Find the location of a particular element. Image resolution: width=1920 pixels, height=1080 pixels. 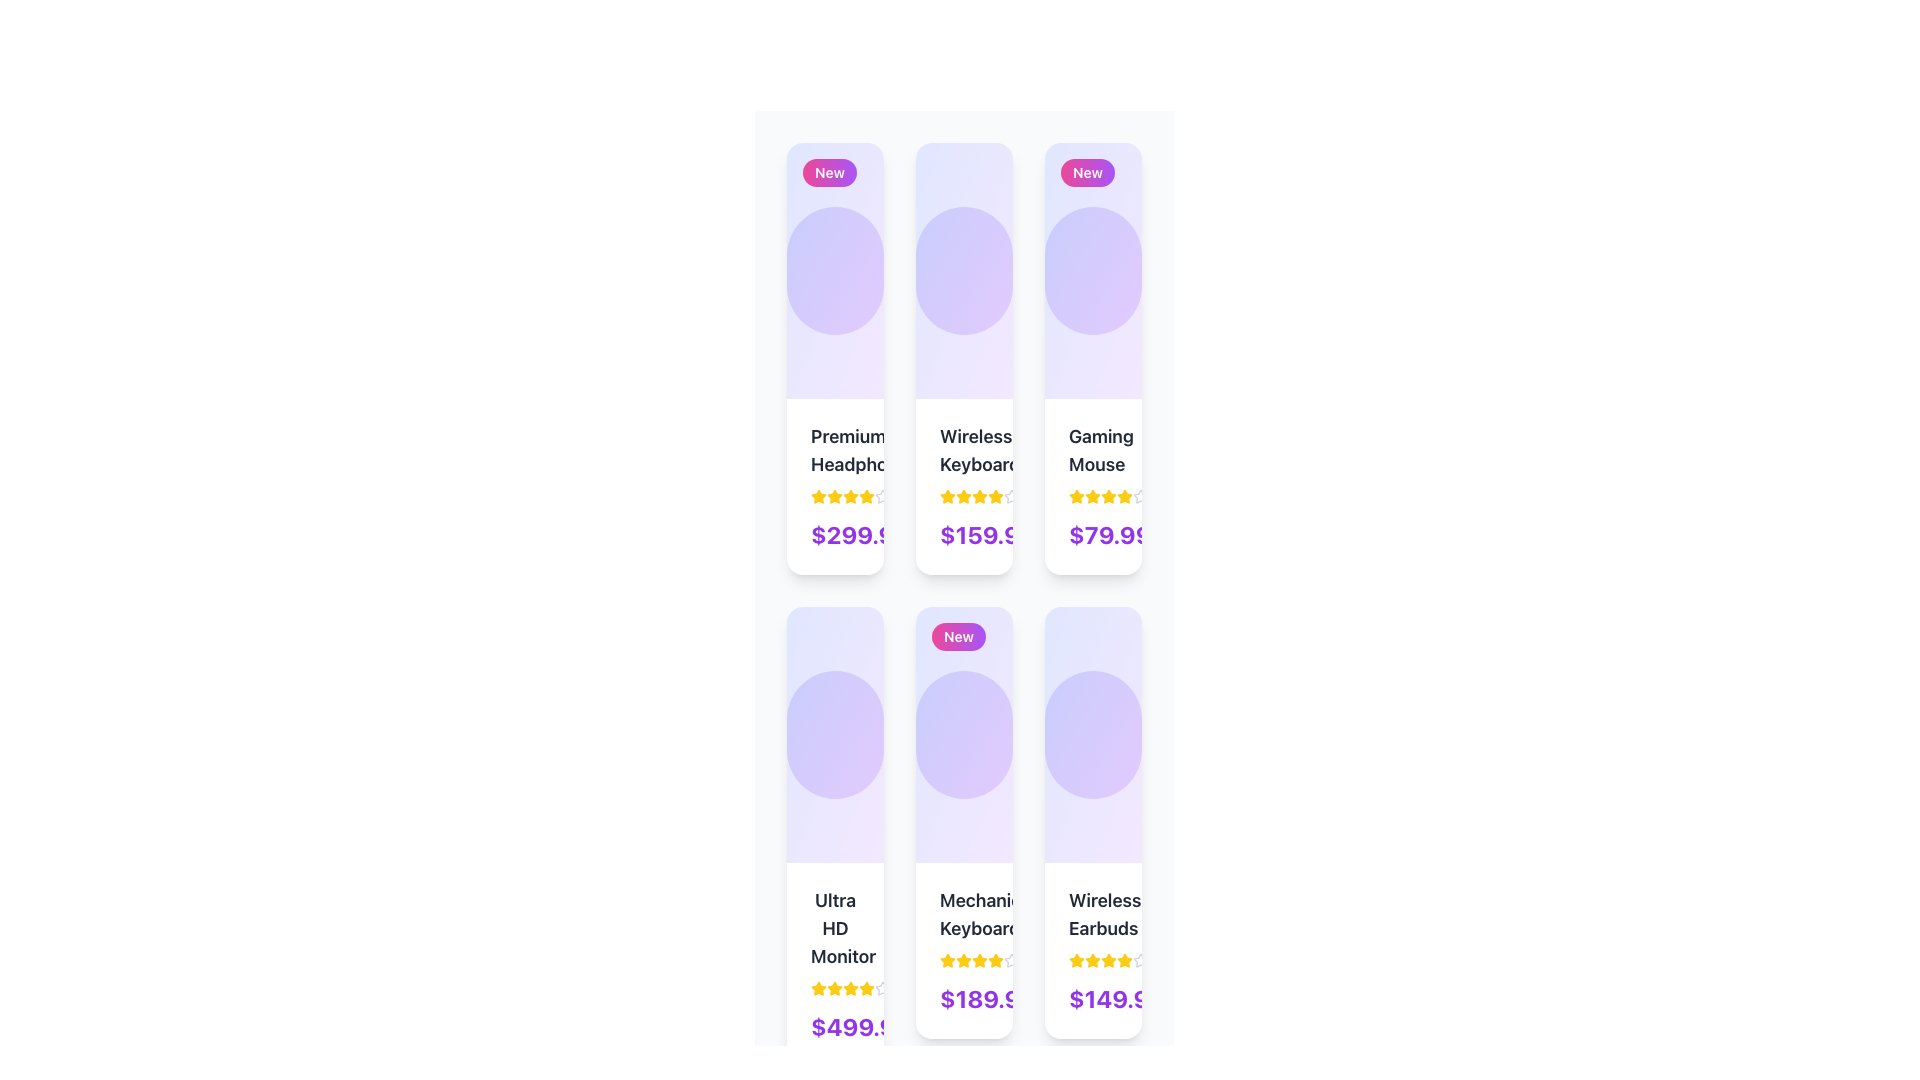

the second yellow rating star in the rating section below 'Ultra HD Monitor' for information is located at coordinates (835, 987).